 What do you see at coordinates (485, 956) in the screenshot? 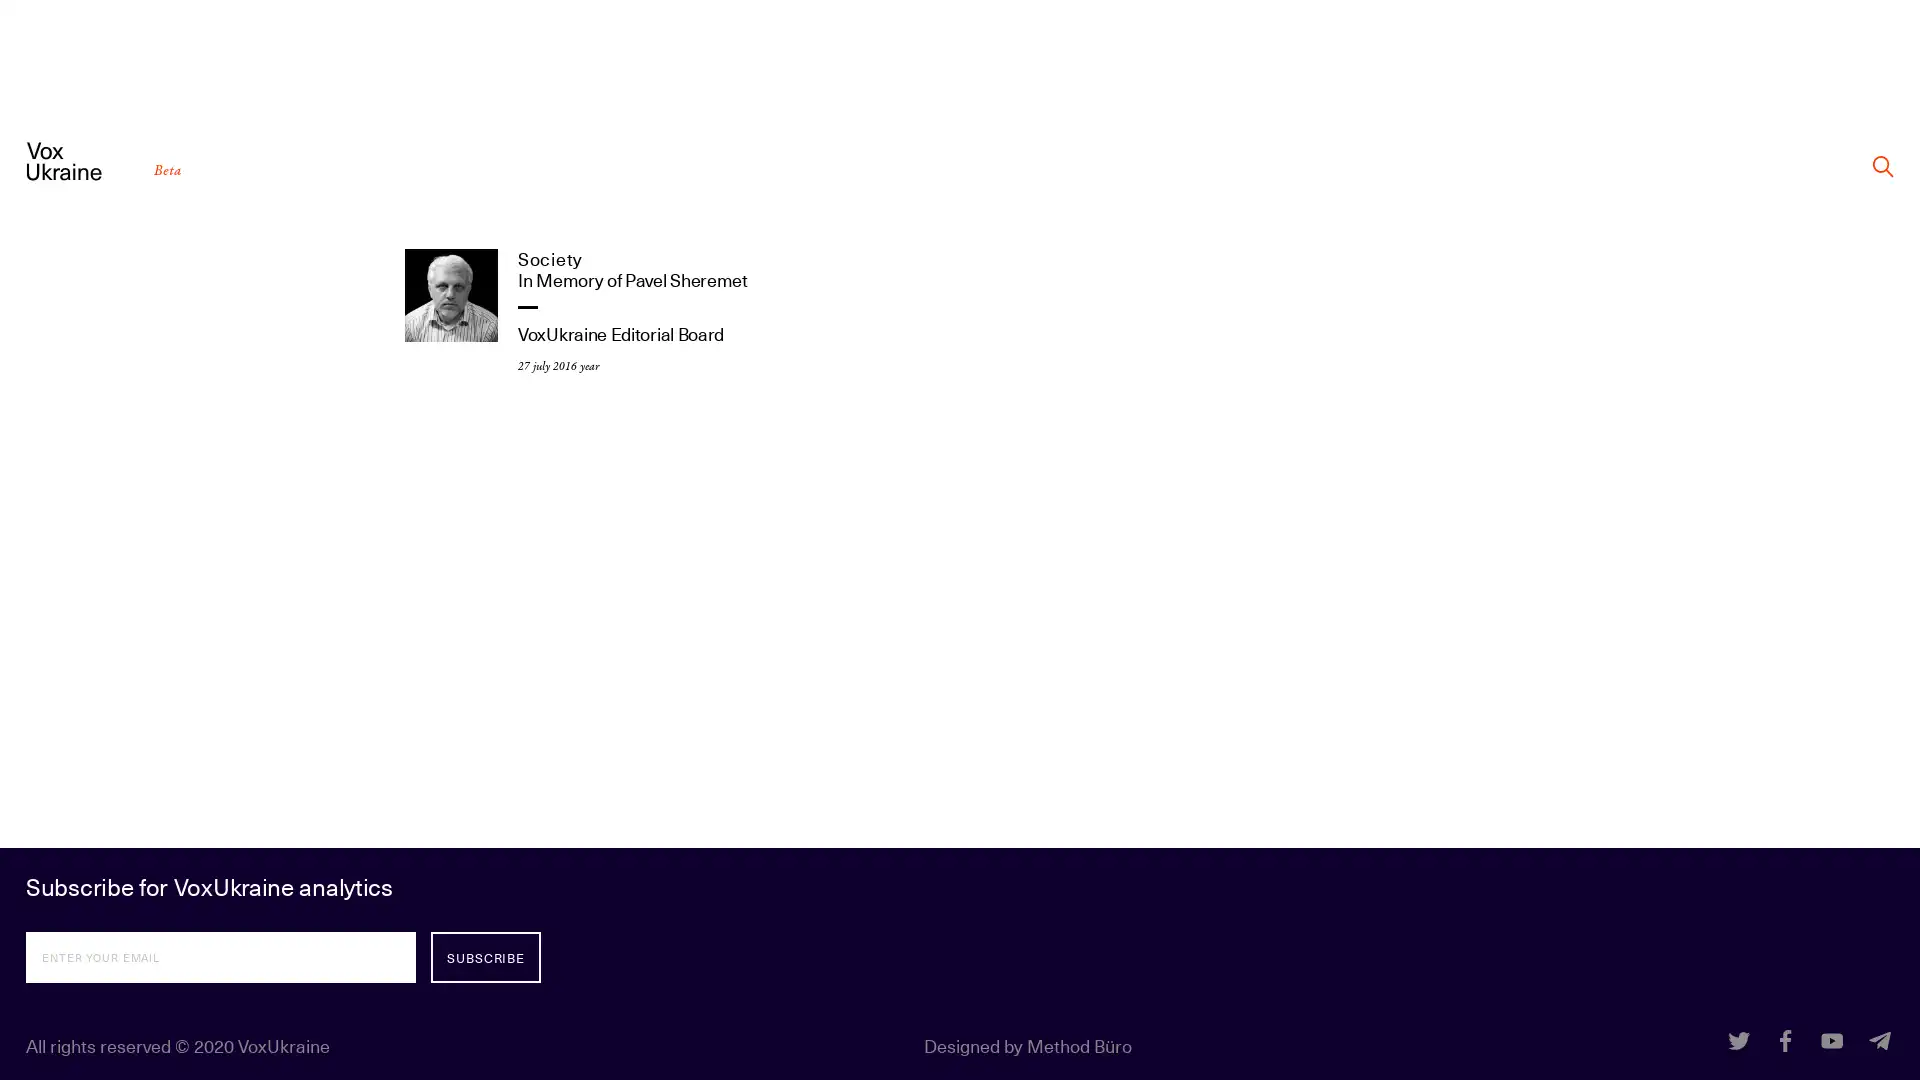
I see `Subscribe` at bounding box center [485, 956].